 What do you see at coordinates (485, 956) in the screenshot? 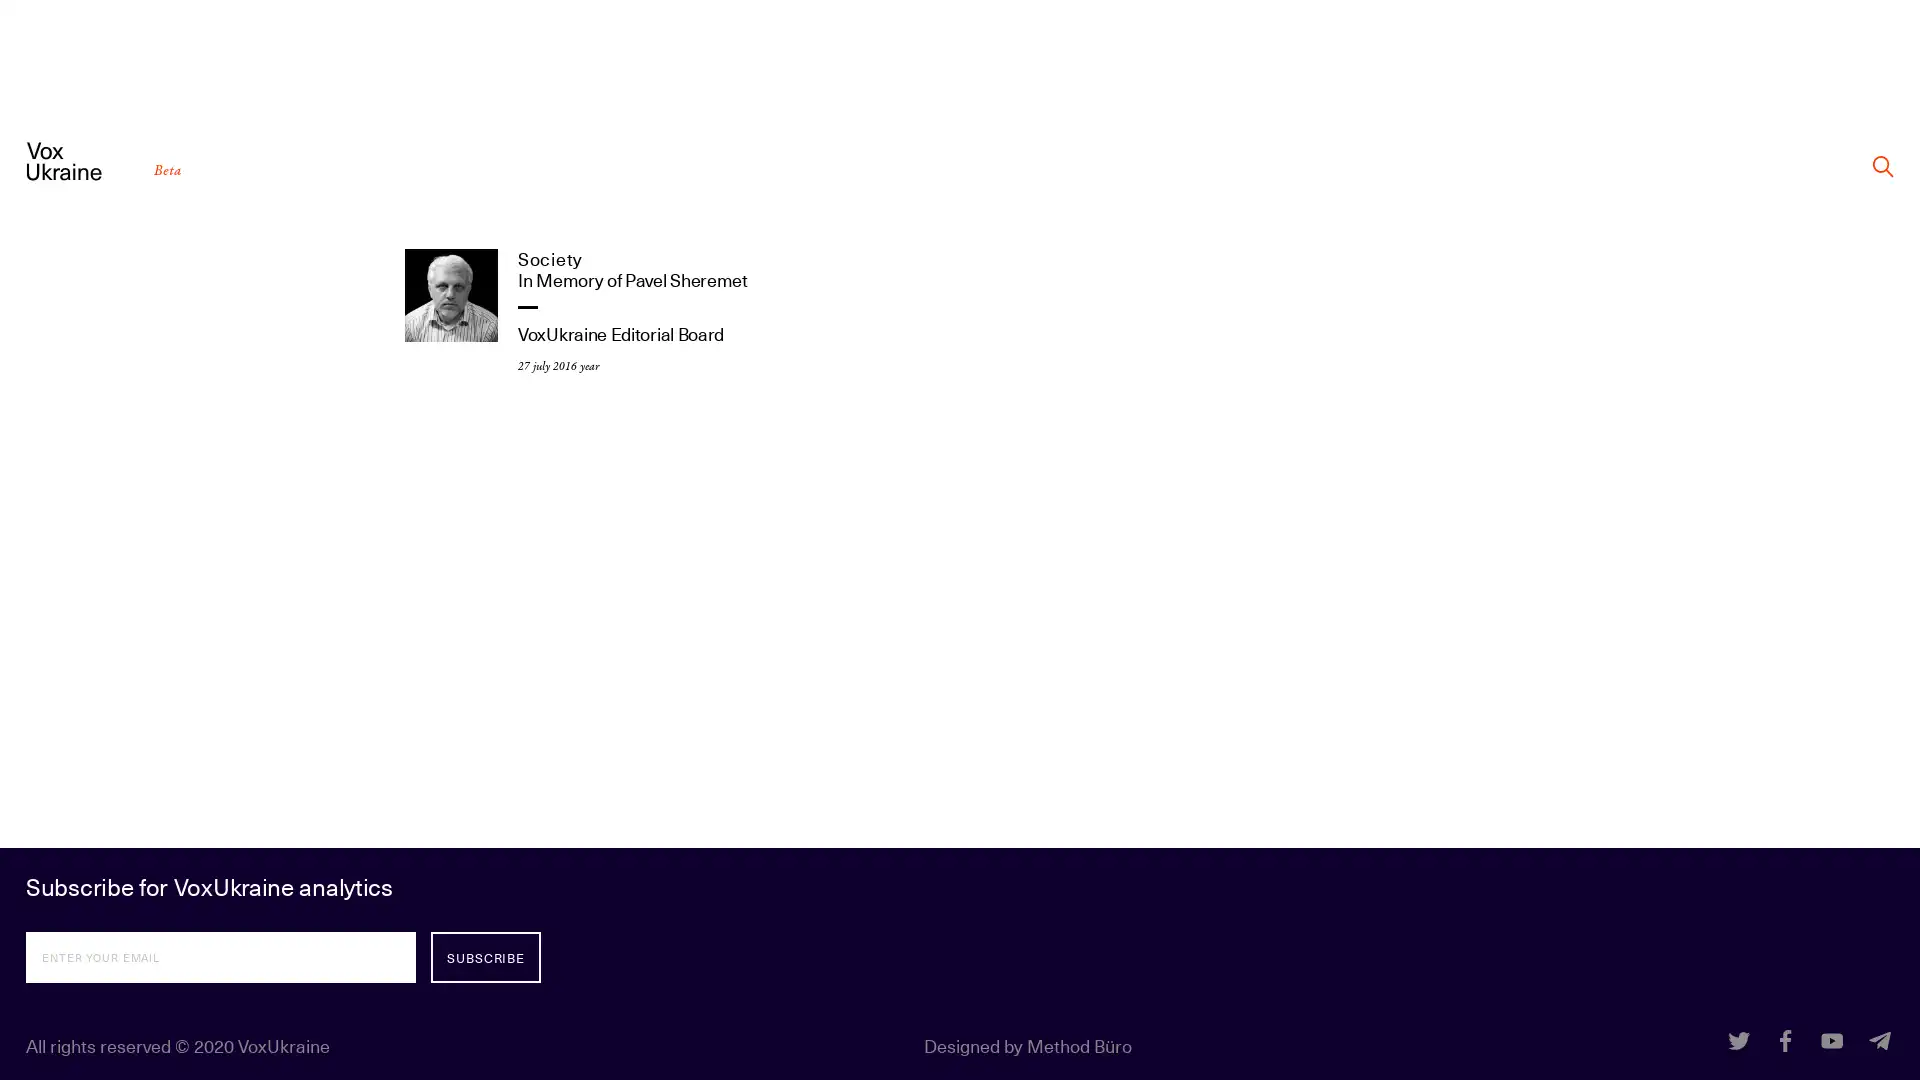
I see `Subscribe` at bounding box center [485, 956].